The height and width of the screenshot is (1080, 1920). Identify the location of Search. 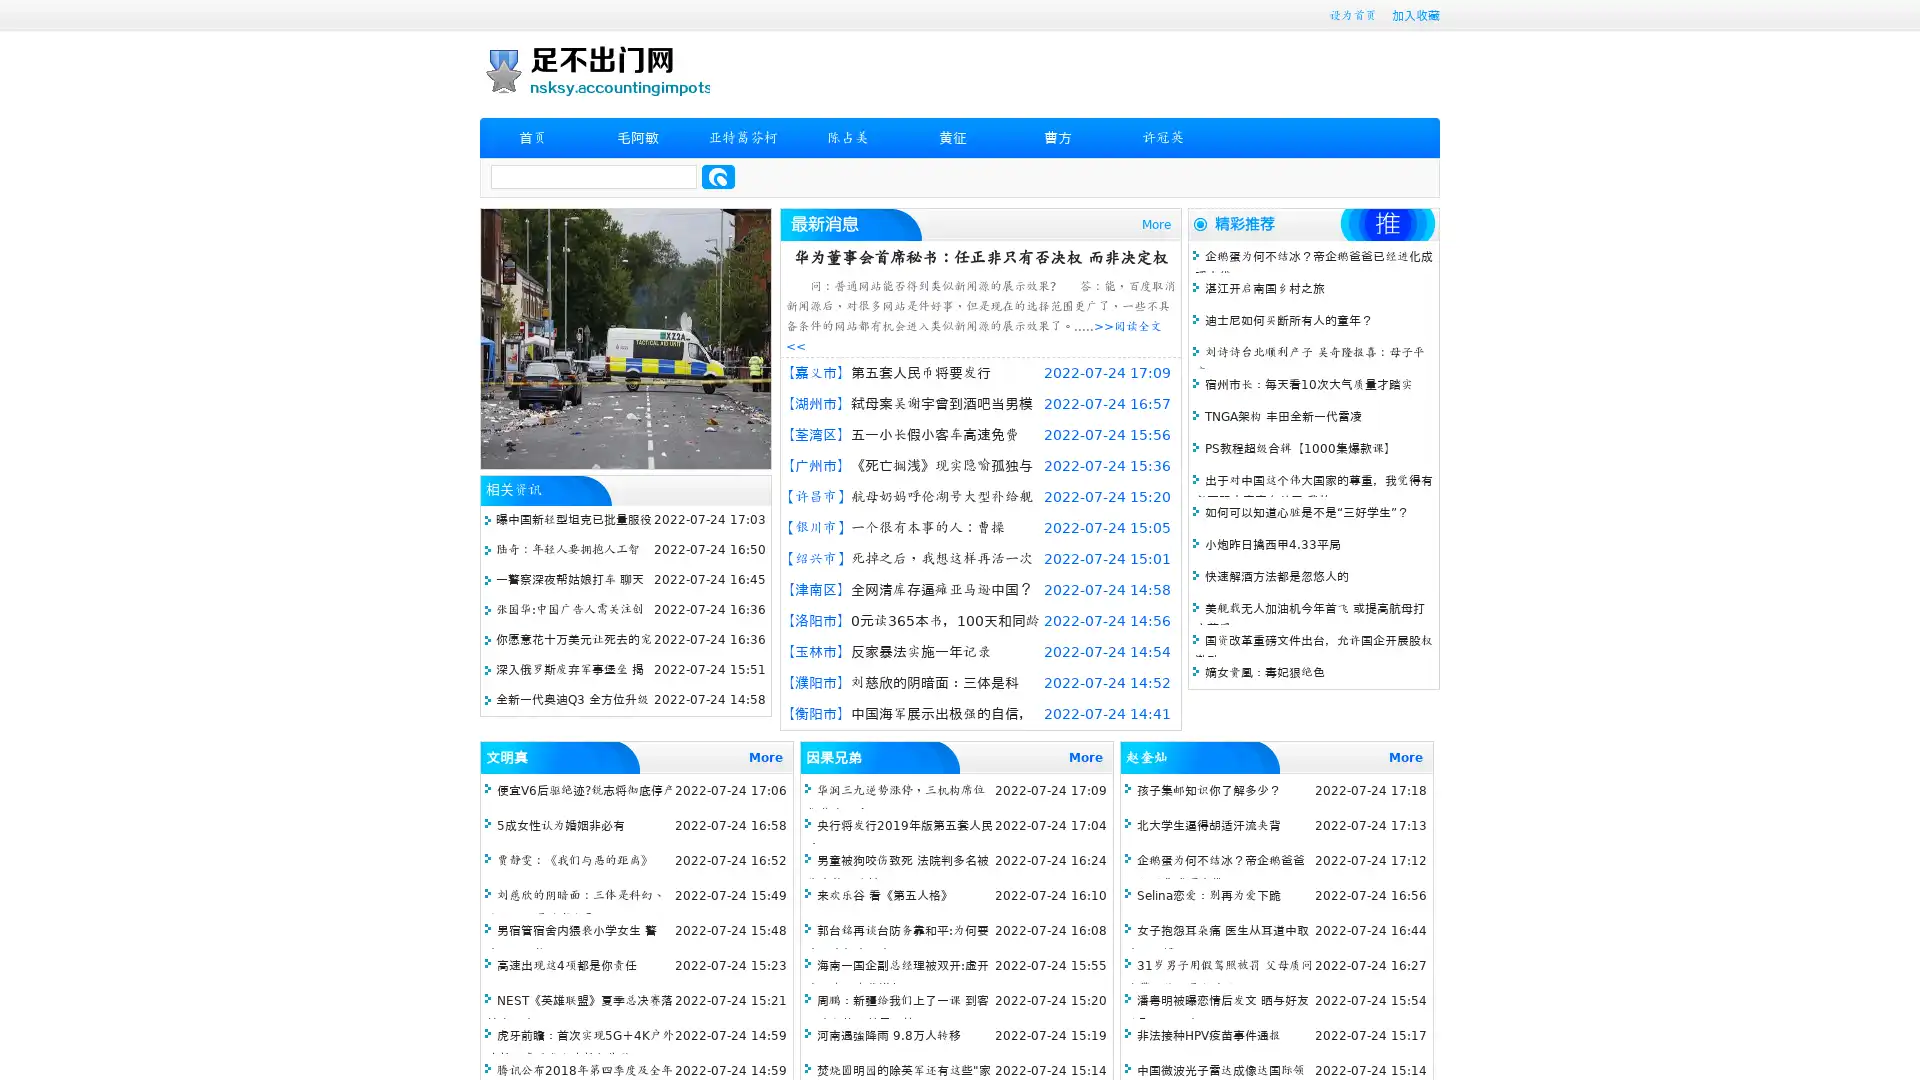
(718, 176).